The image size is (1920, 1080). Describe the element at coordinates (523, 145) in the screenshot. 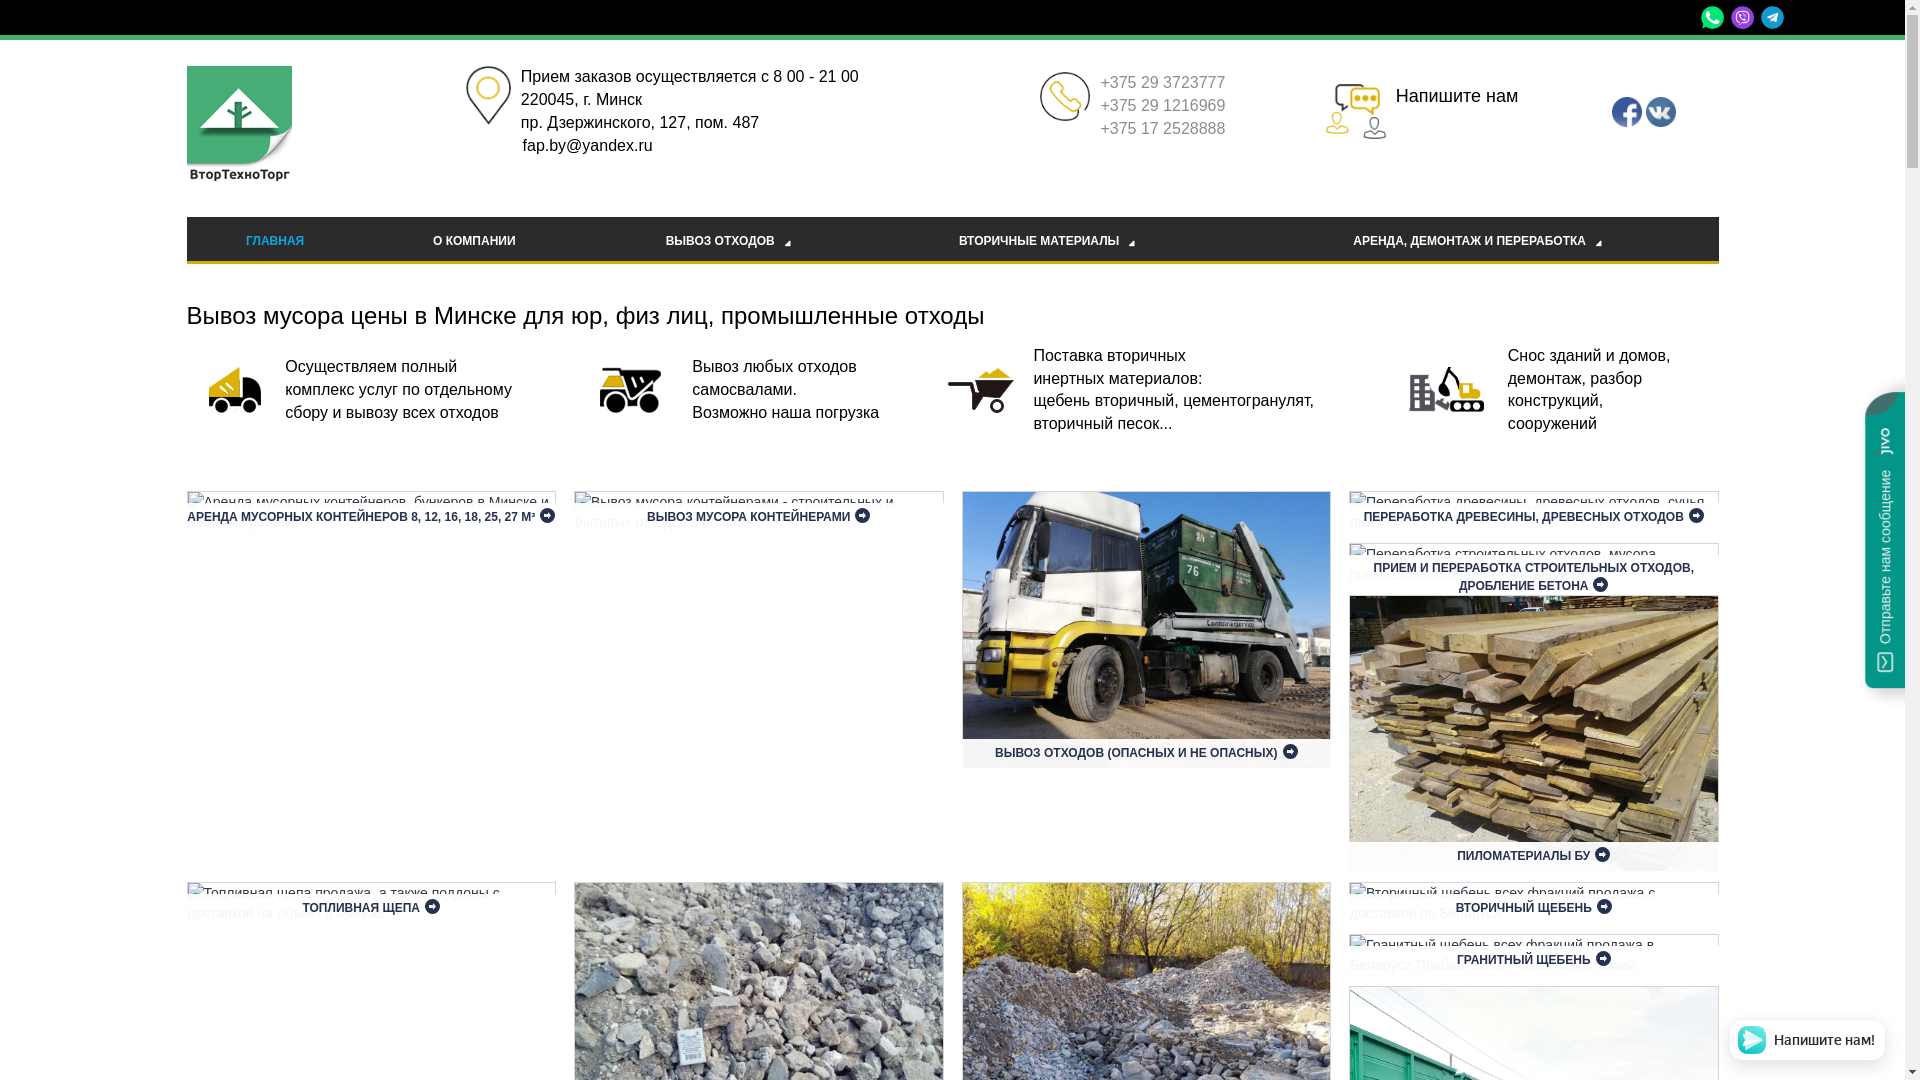

I see `'fap.by@yandex.ru'` at that location.